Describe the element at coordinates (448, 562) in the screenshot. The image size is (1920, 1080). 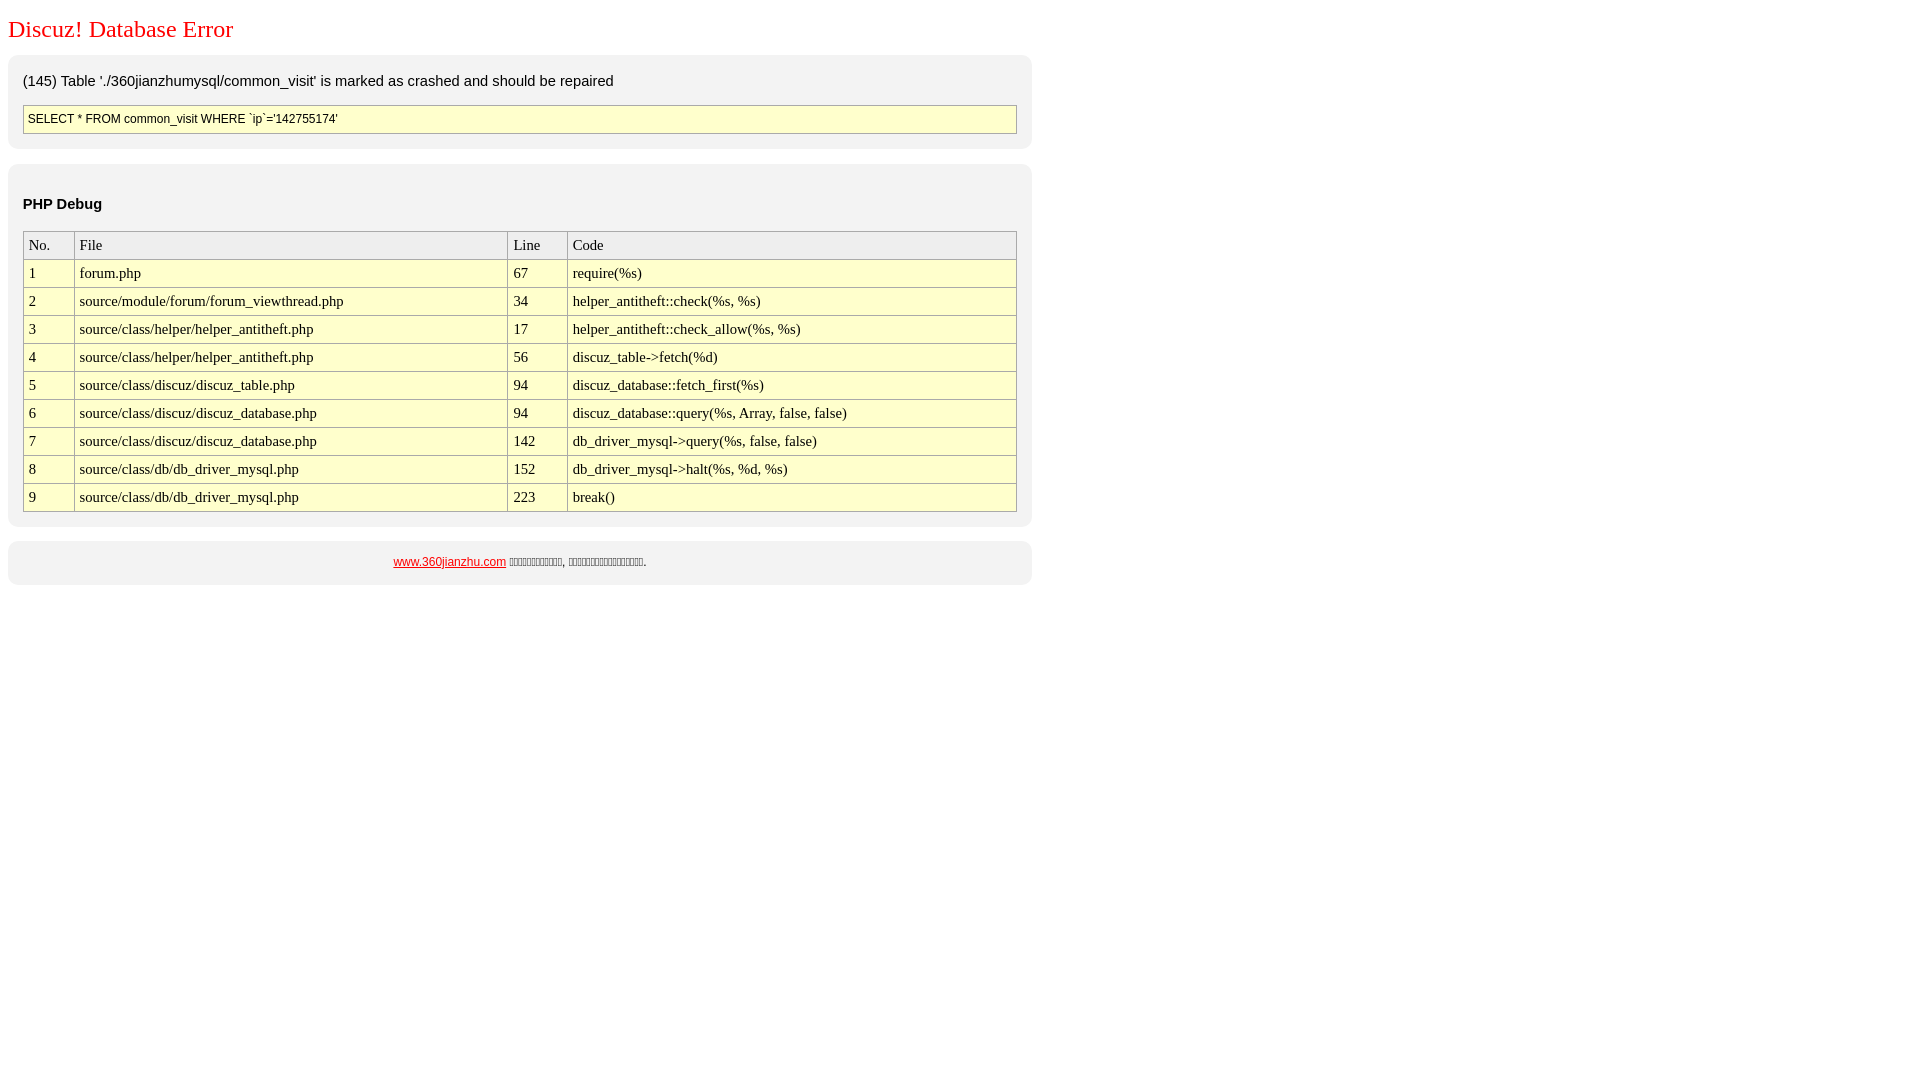
I see `'www.360jianzhu.com'` at that location.